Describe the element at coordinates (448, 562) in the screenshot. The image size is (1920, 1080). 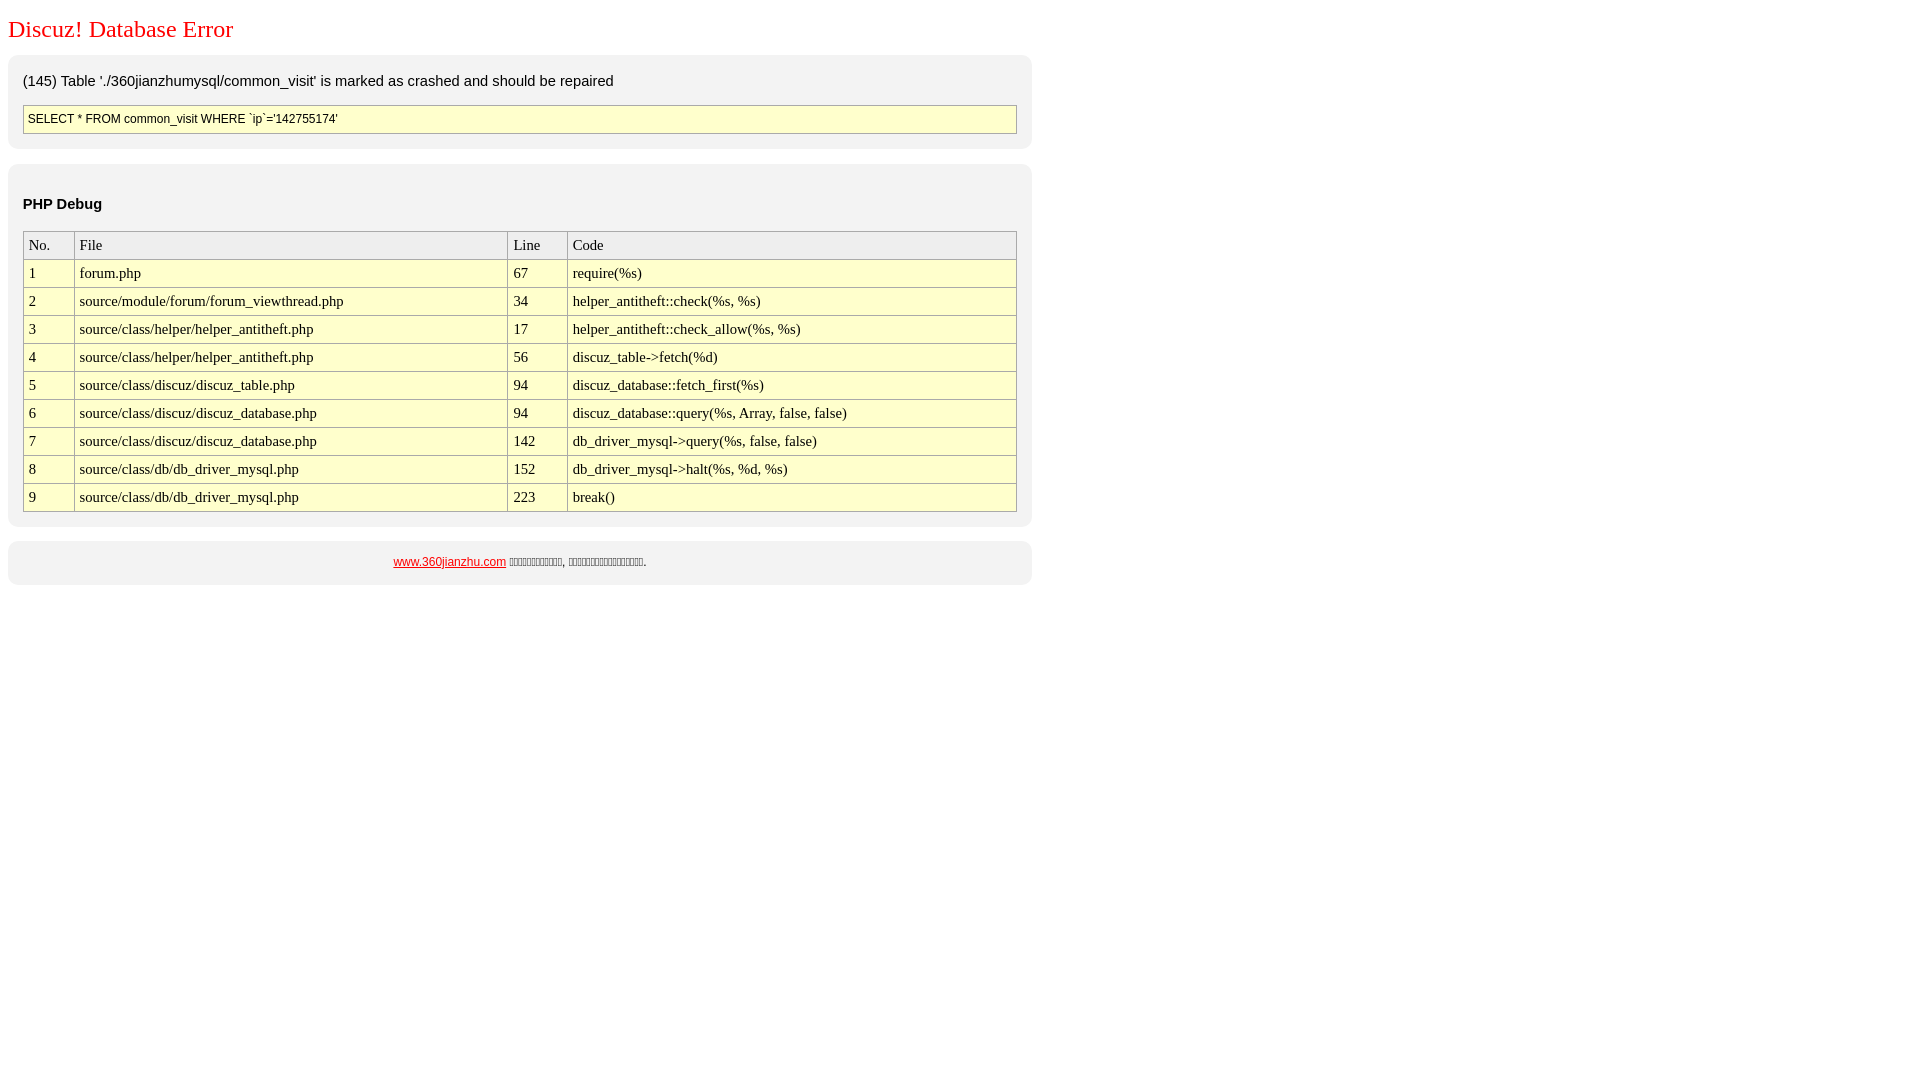
I see `'www.360jianzhu.com'` at that location.